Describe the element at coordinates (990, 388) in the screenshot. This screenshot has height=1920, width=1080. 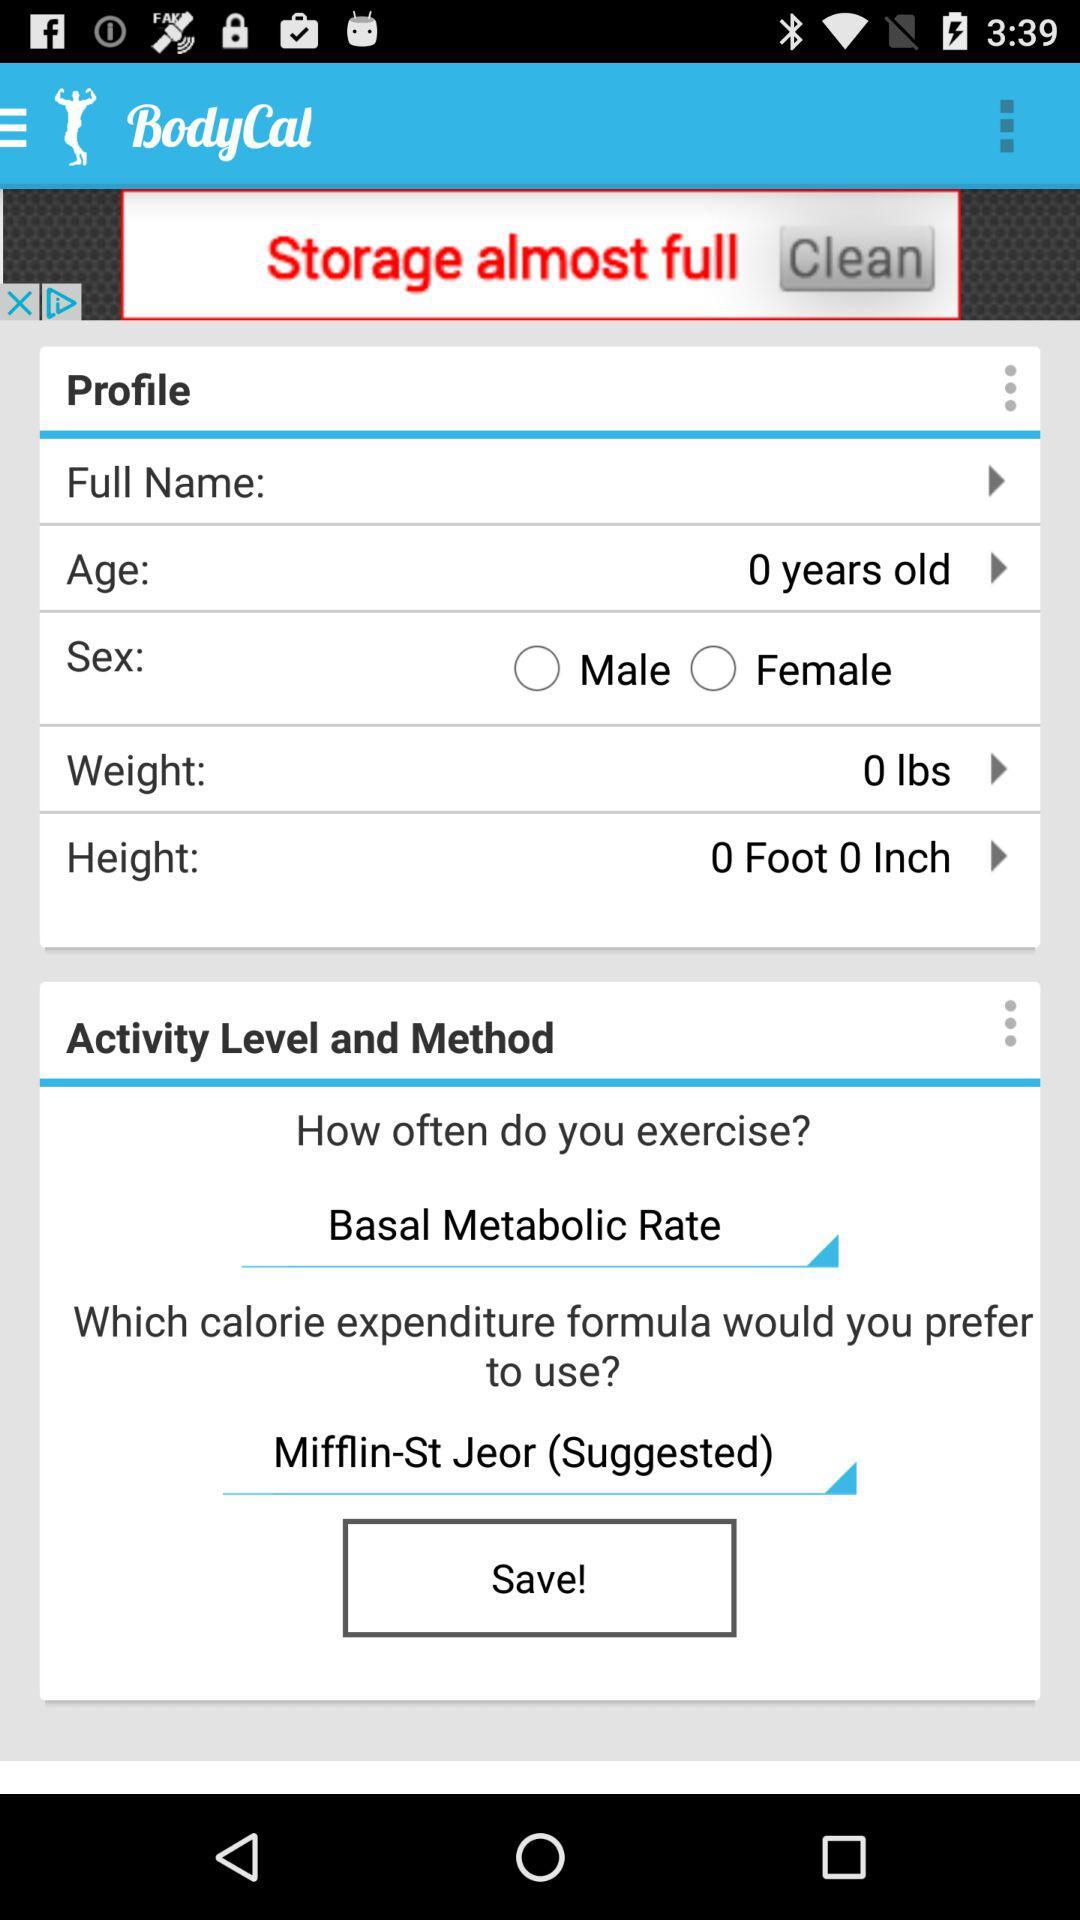
I see `open setting` at that location.